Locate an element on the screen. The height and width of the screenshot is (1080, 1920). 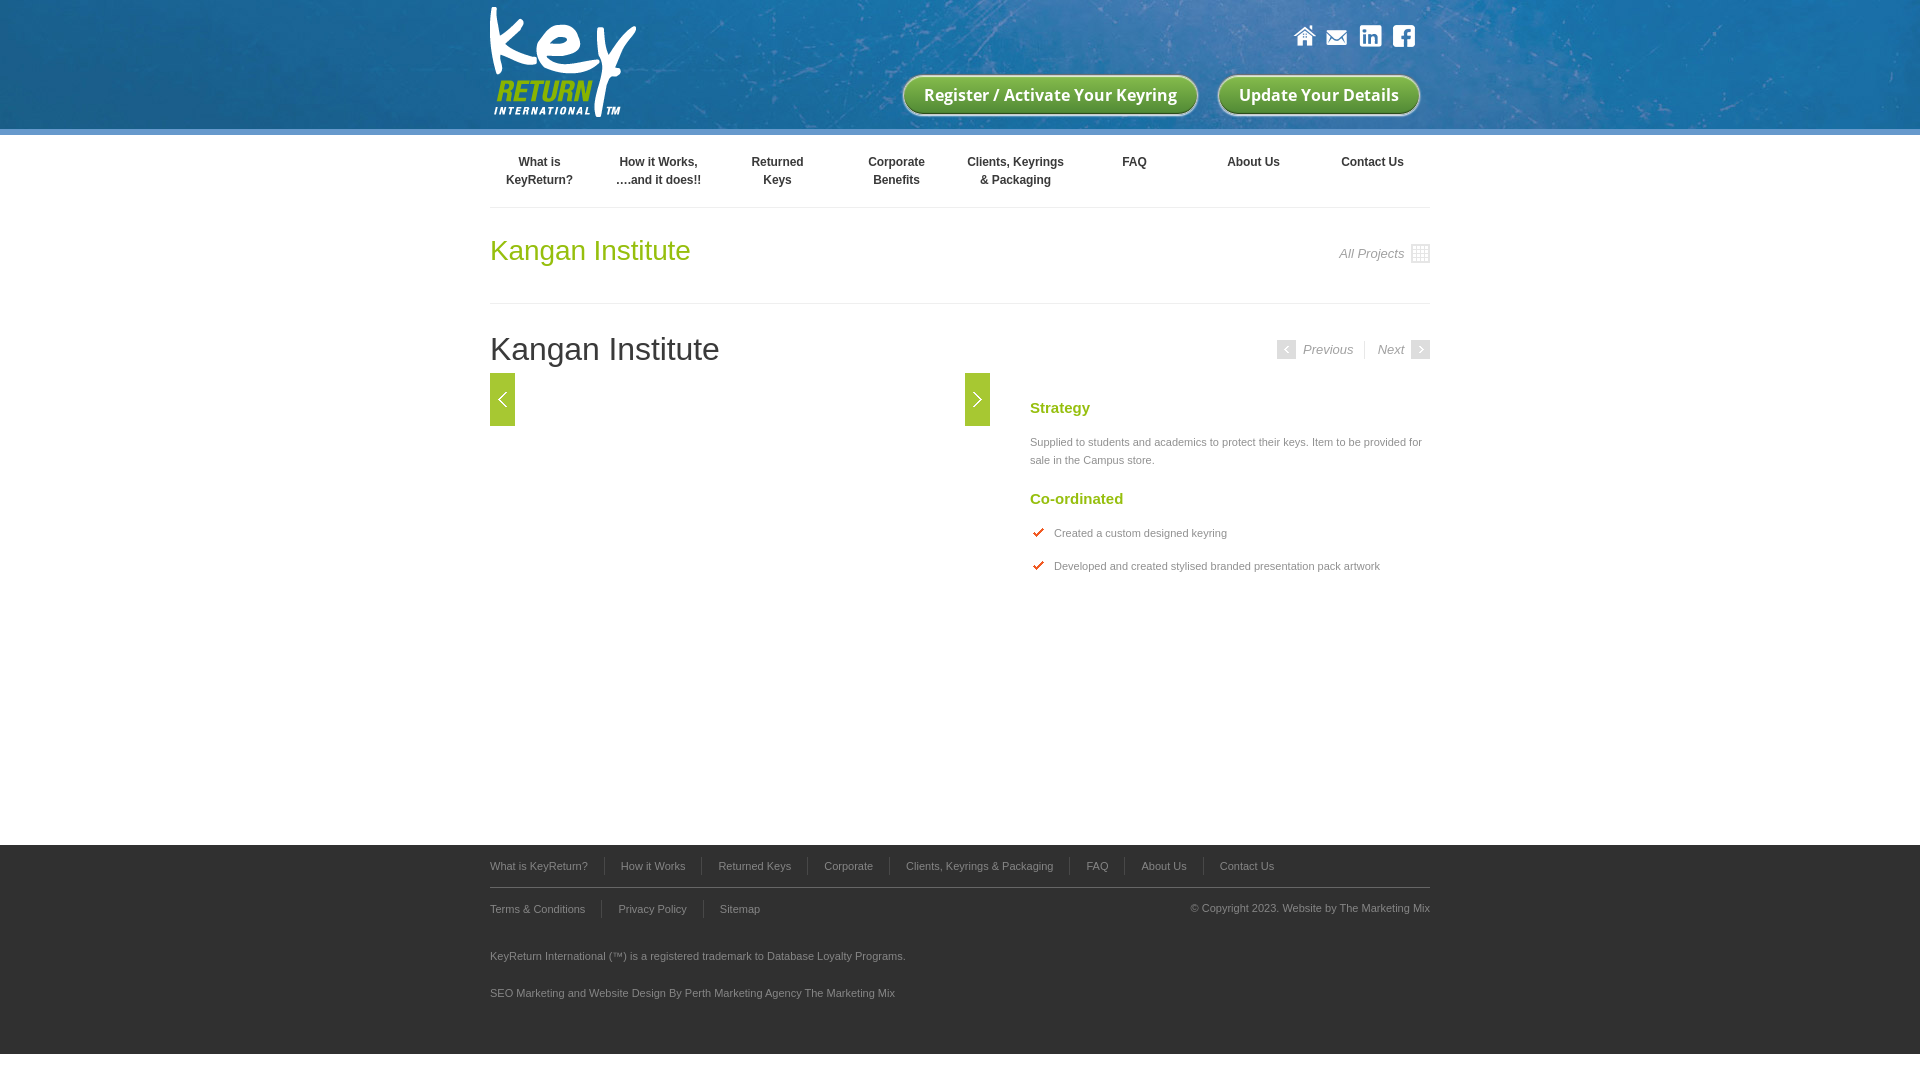
'Update Your Details' is located at coordinates (1319, 95).